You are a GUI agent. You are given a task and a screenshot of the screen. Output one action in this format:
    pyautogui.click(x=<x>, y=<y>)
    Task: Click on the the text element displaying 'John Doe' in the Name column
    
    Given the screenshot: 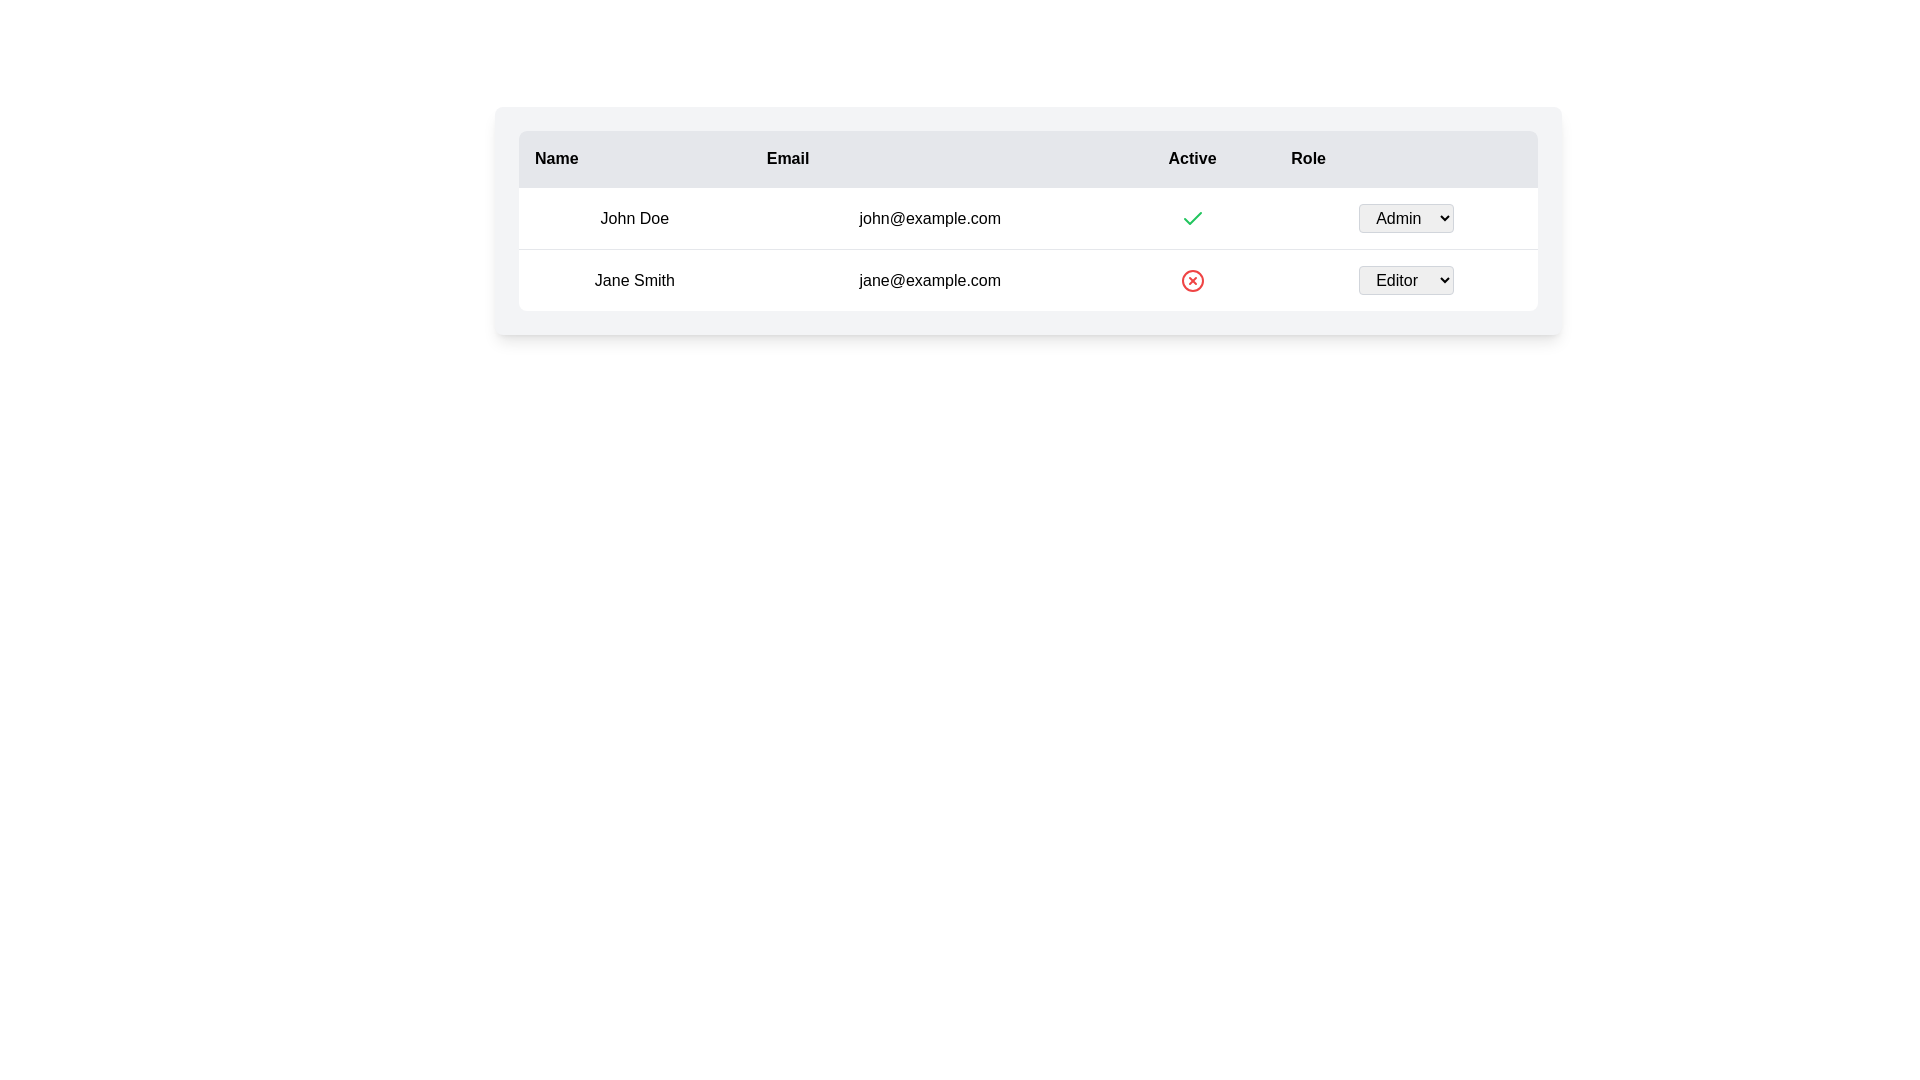 What is the action you would take?
    pyautogui.click(x=633, y=218)
    